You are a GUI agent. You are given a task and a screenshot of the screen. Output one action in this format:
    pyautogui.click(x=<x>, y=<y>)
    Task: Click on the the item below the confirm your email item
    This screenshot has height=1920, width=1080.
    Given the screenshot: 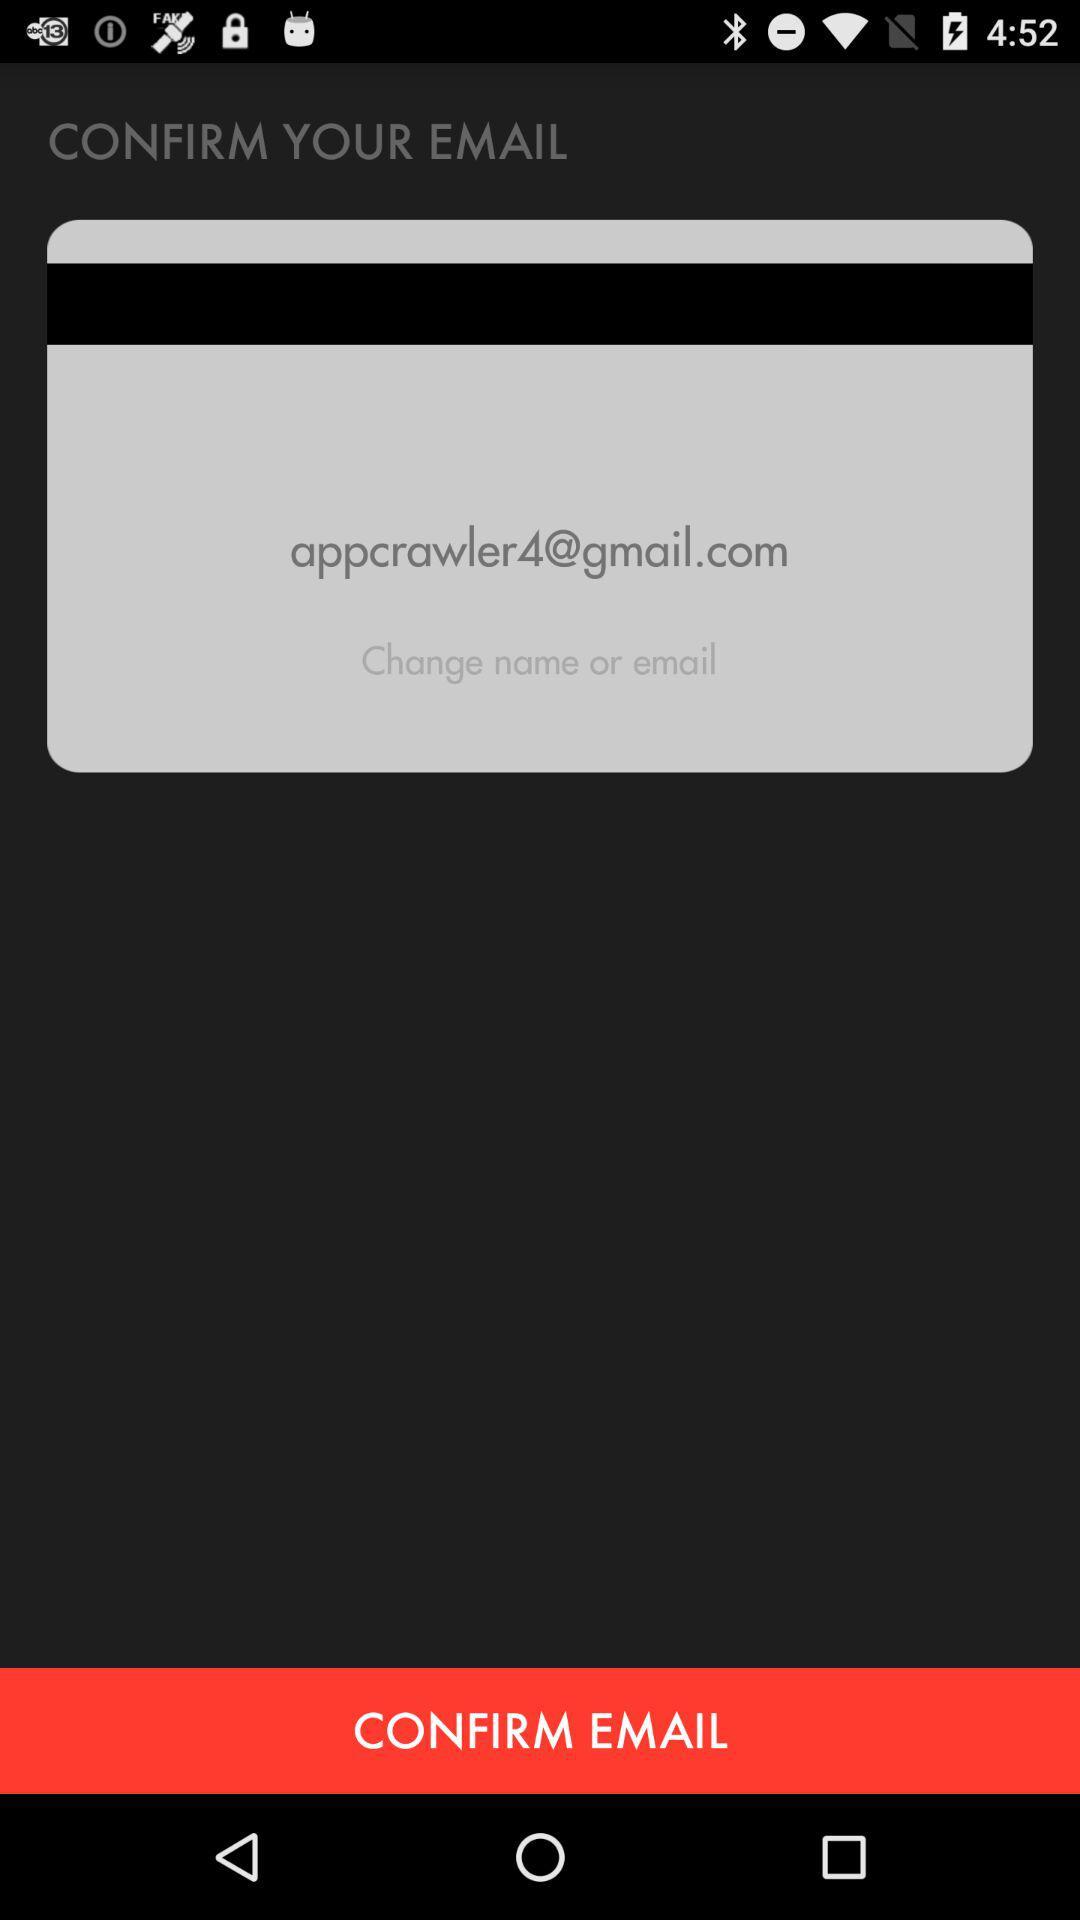 What is the action you would take?
    pyautogui.click(x=540, y=548)
    